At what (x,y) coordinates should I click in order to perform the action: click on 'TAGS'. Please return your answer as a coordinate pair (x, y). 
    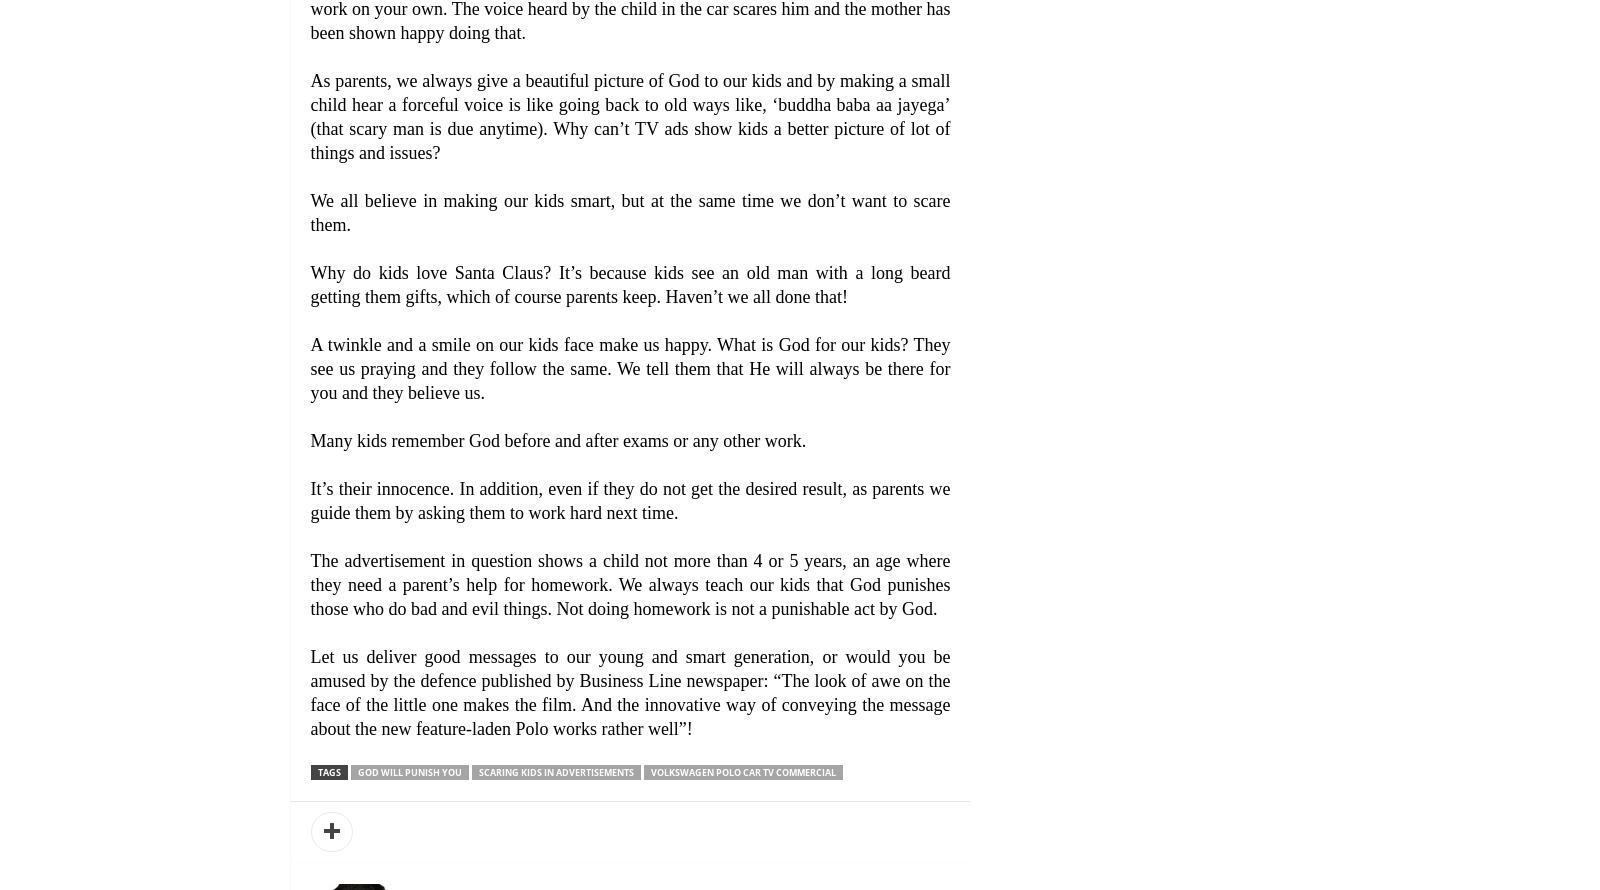
    Looking at the image, I should click on (316, 772).